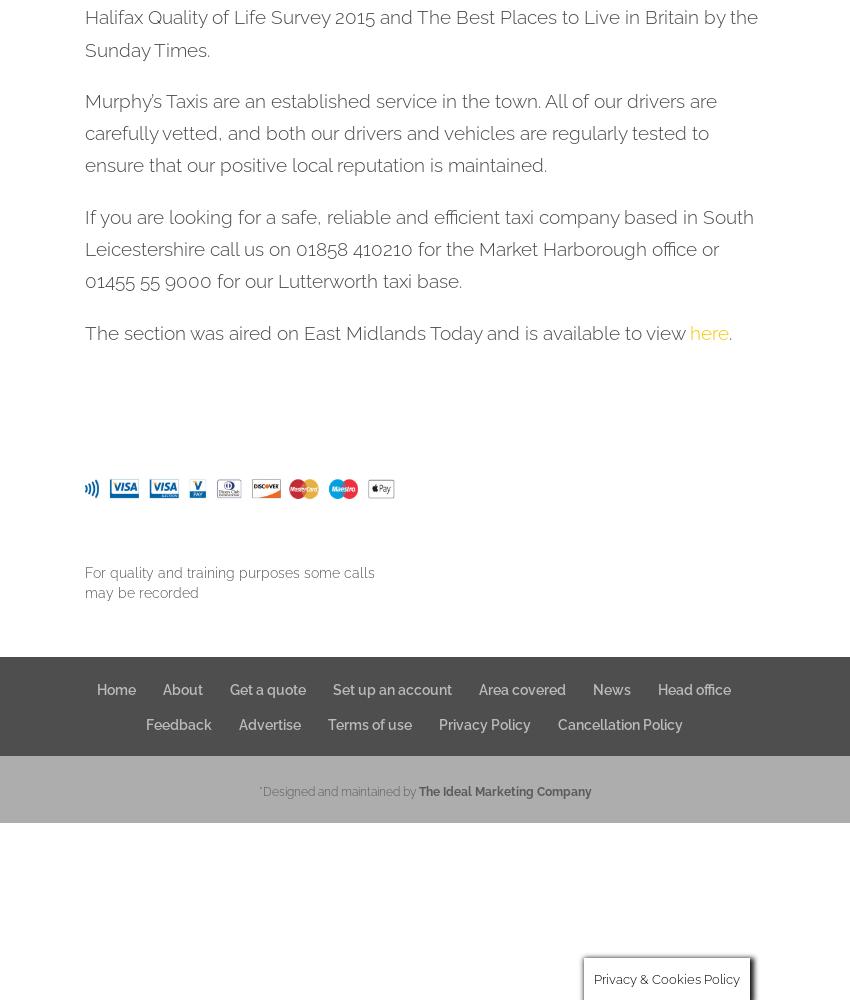 The image size is (850, 1000). I want to click on 'Head office', so click(657, 689).